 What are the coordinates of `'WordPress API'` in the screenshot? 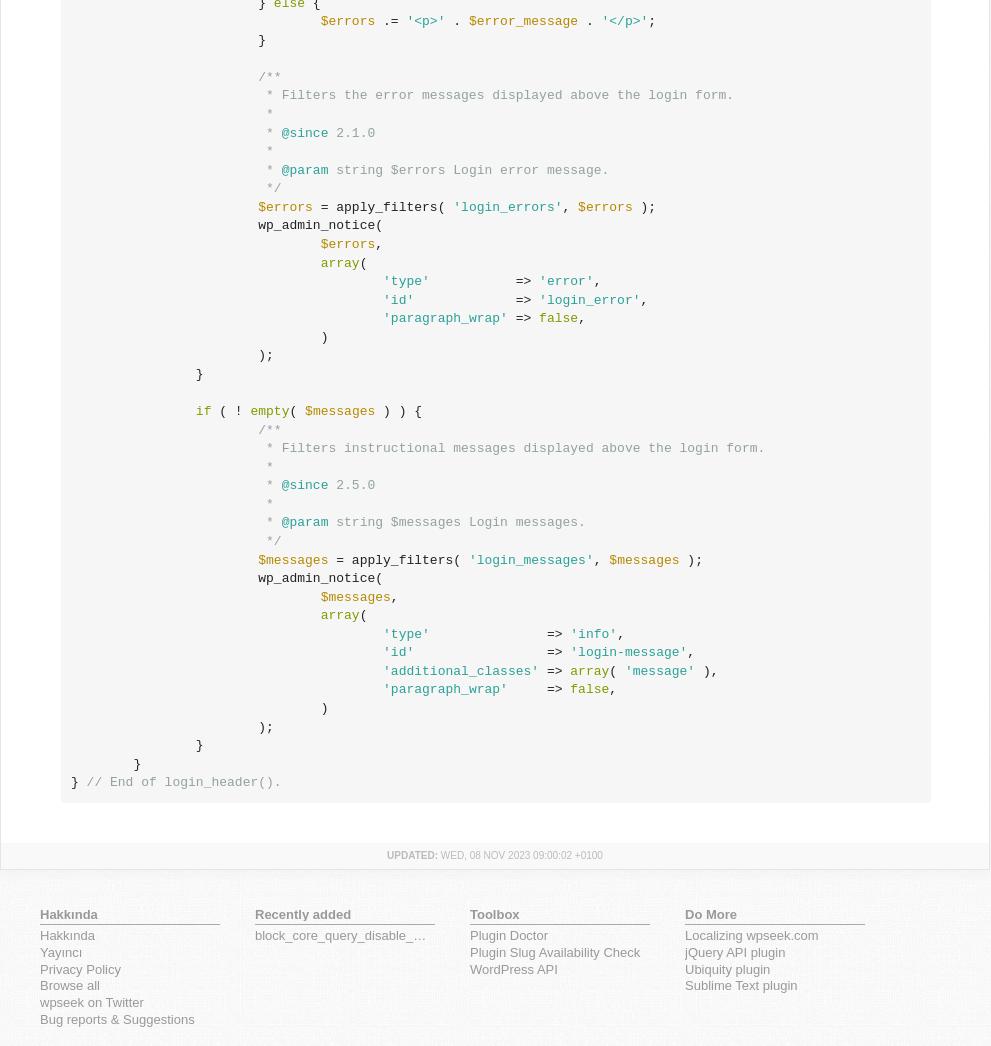 It's located at (469, 967).